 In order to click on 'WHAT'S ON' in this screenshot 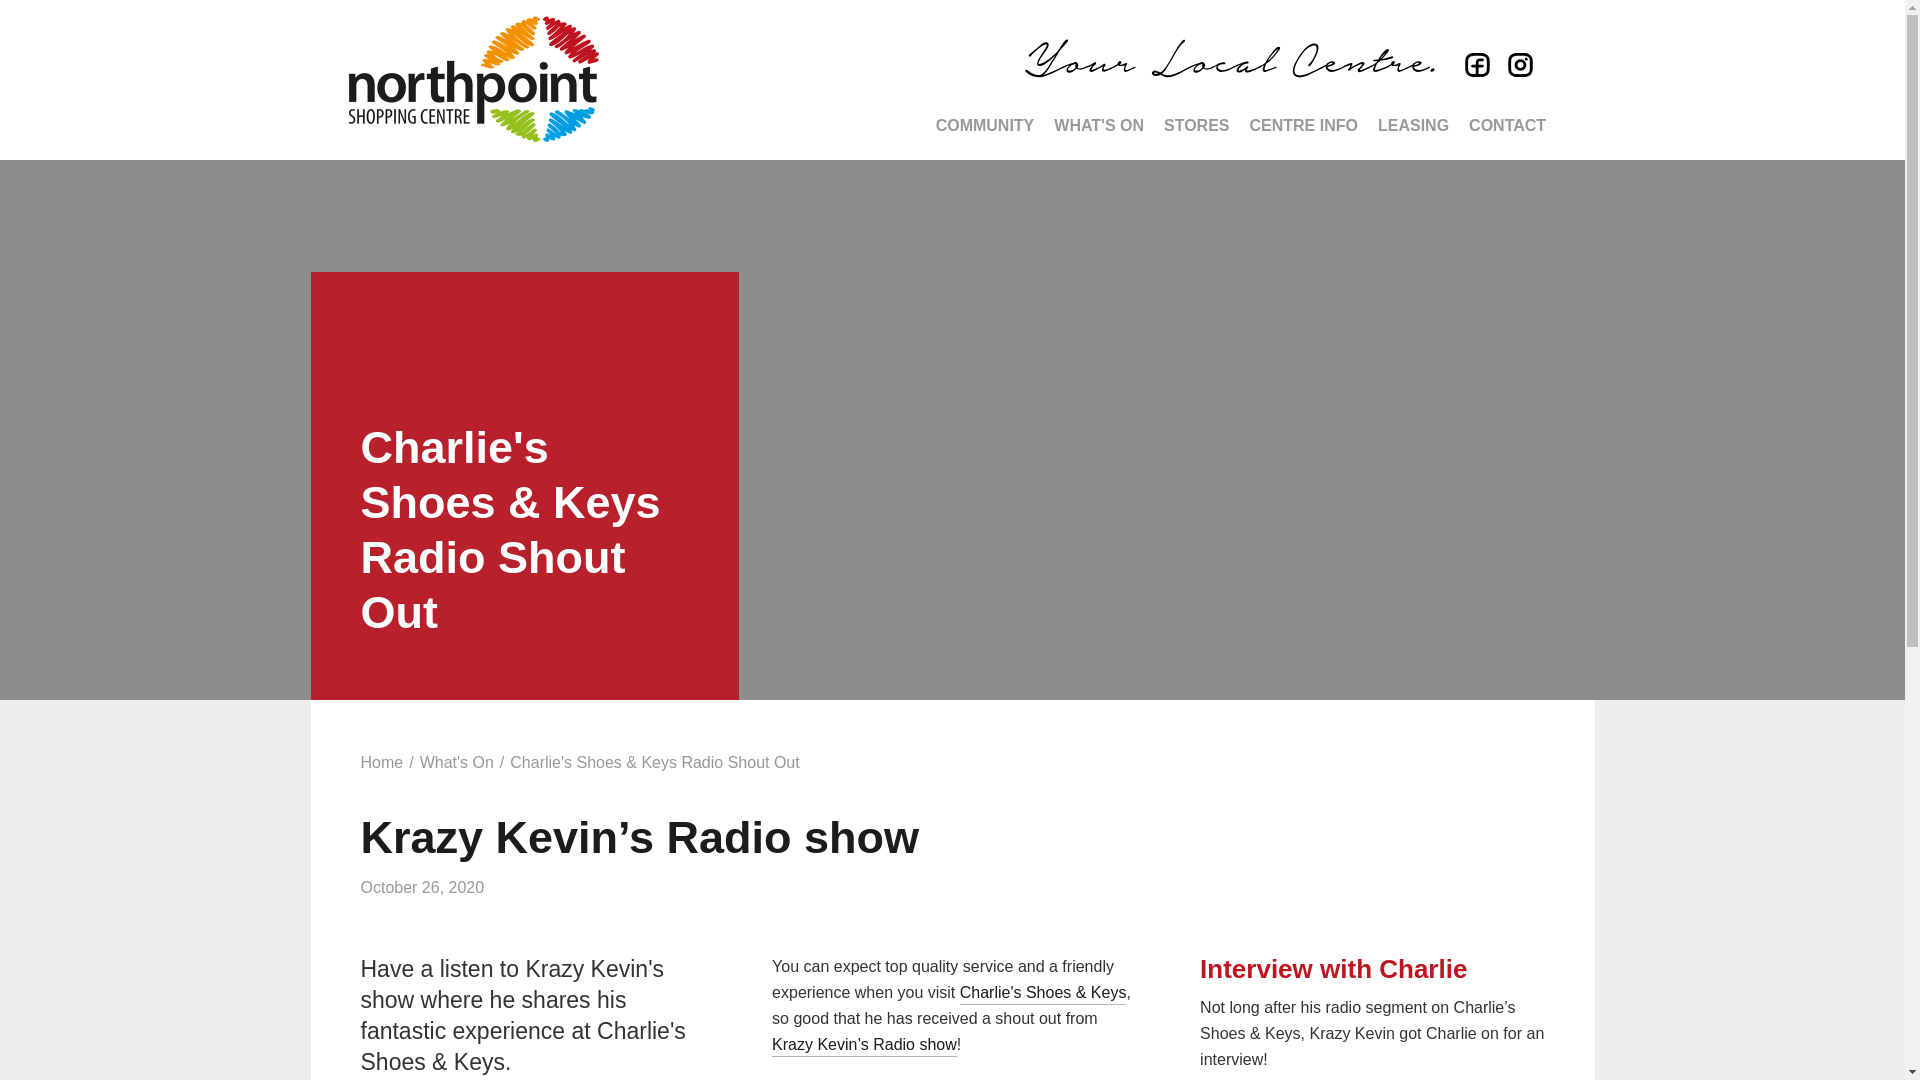, I will do `click(1098, 126)`.